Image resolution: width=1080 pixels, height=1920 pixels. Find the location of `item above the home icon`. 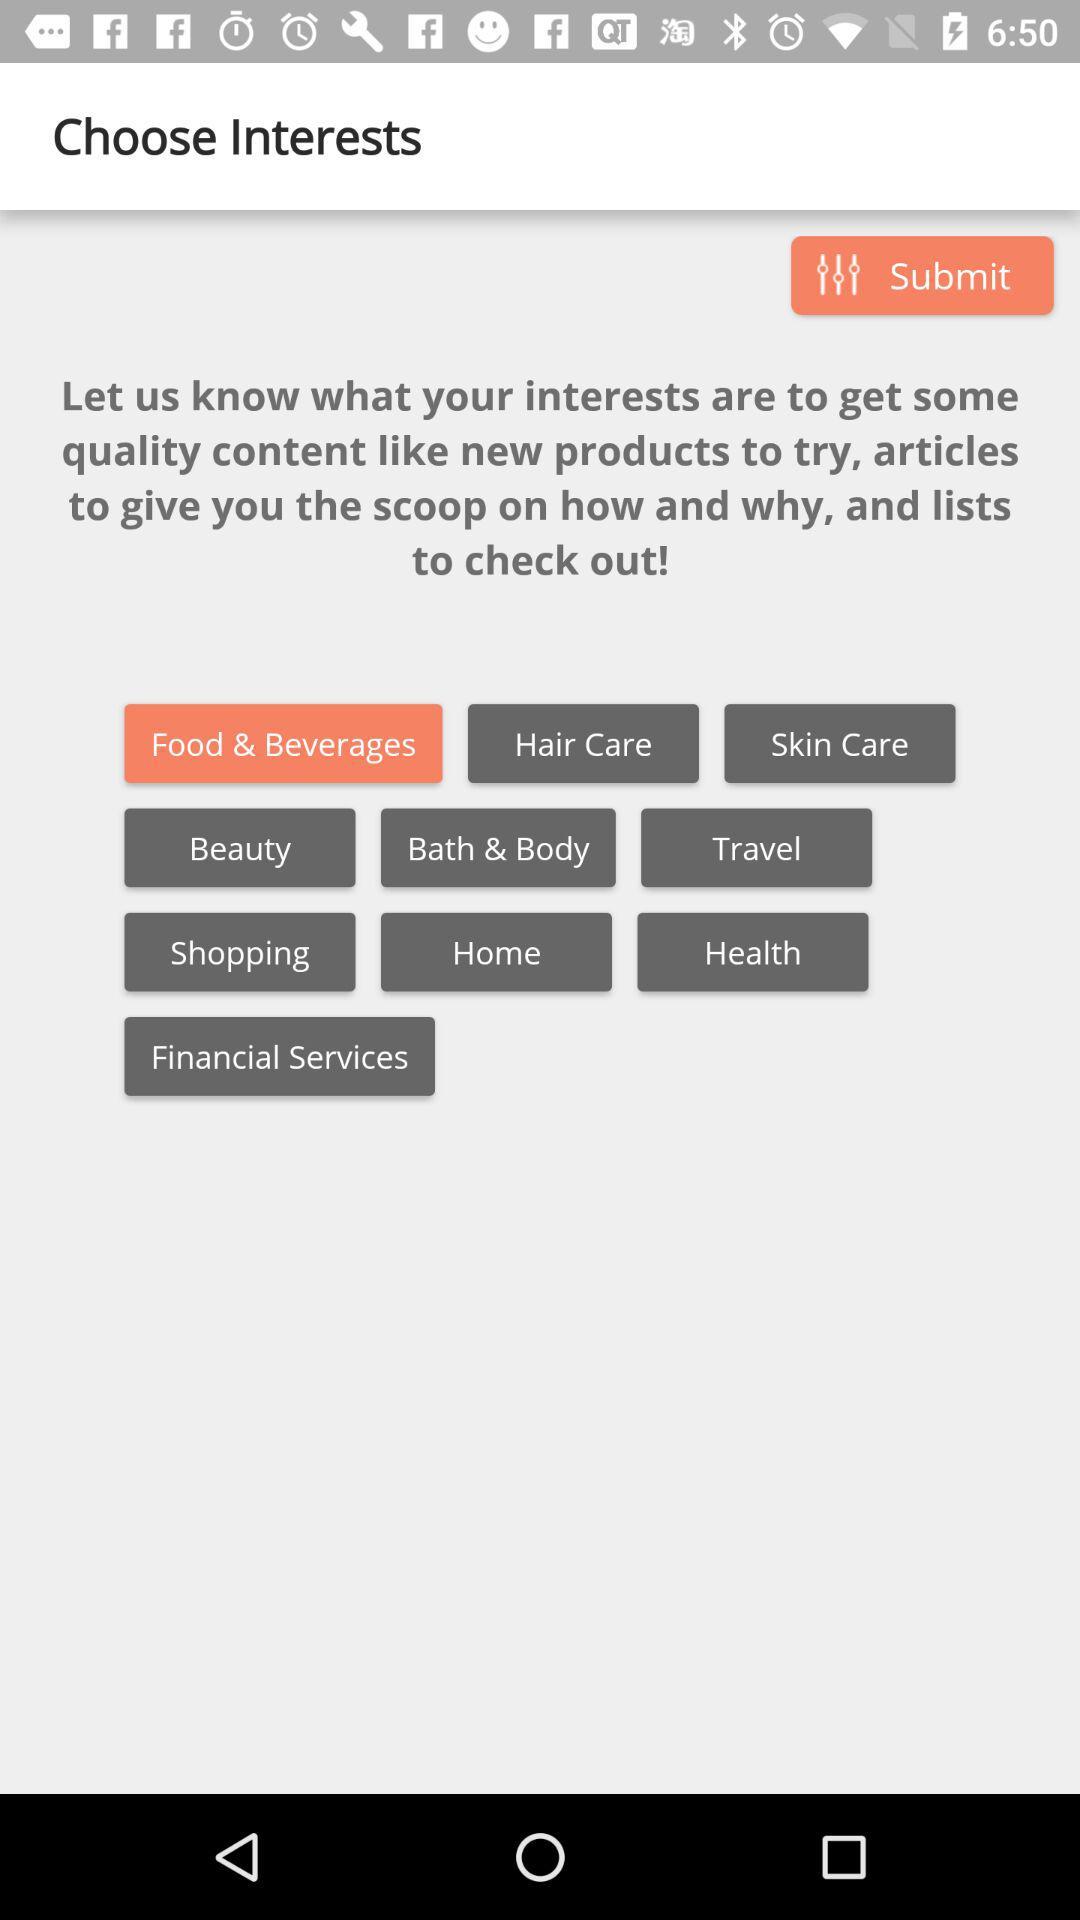

item above the home icon is located at coordinates (497, 847).